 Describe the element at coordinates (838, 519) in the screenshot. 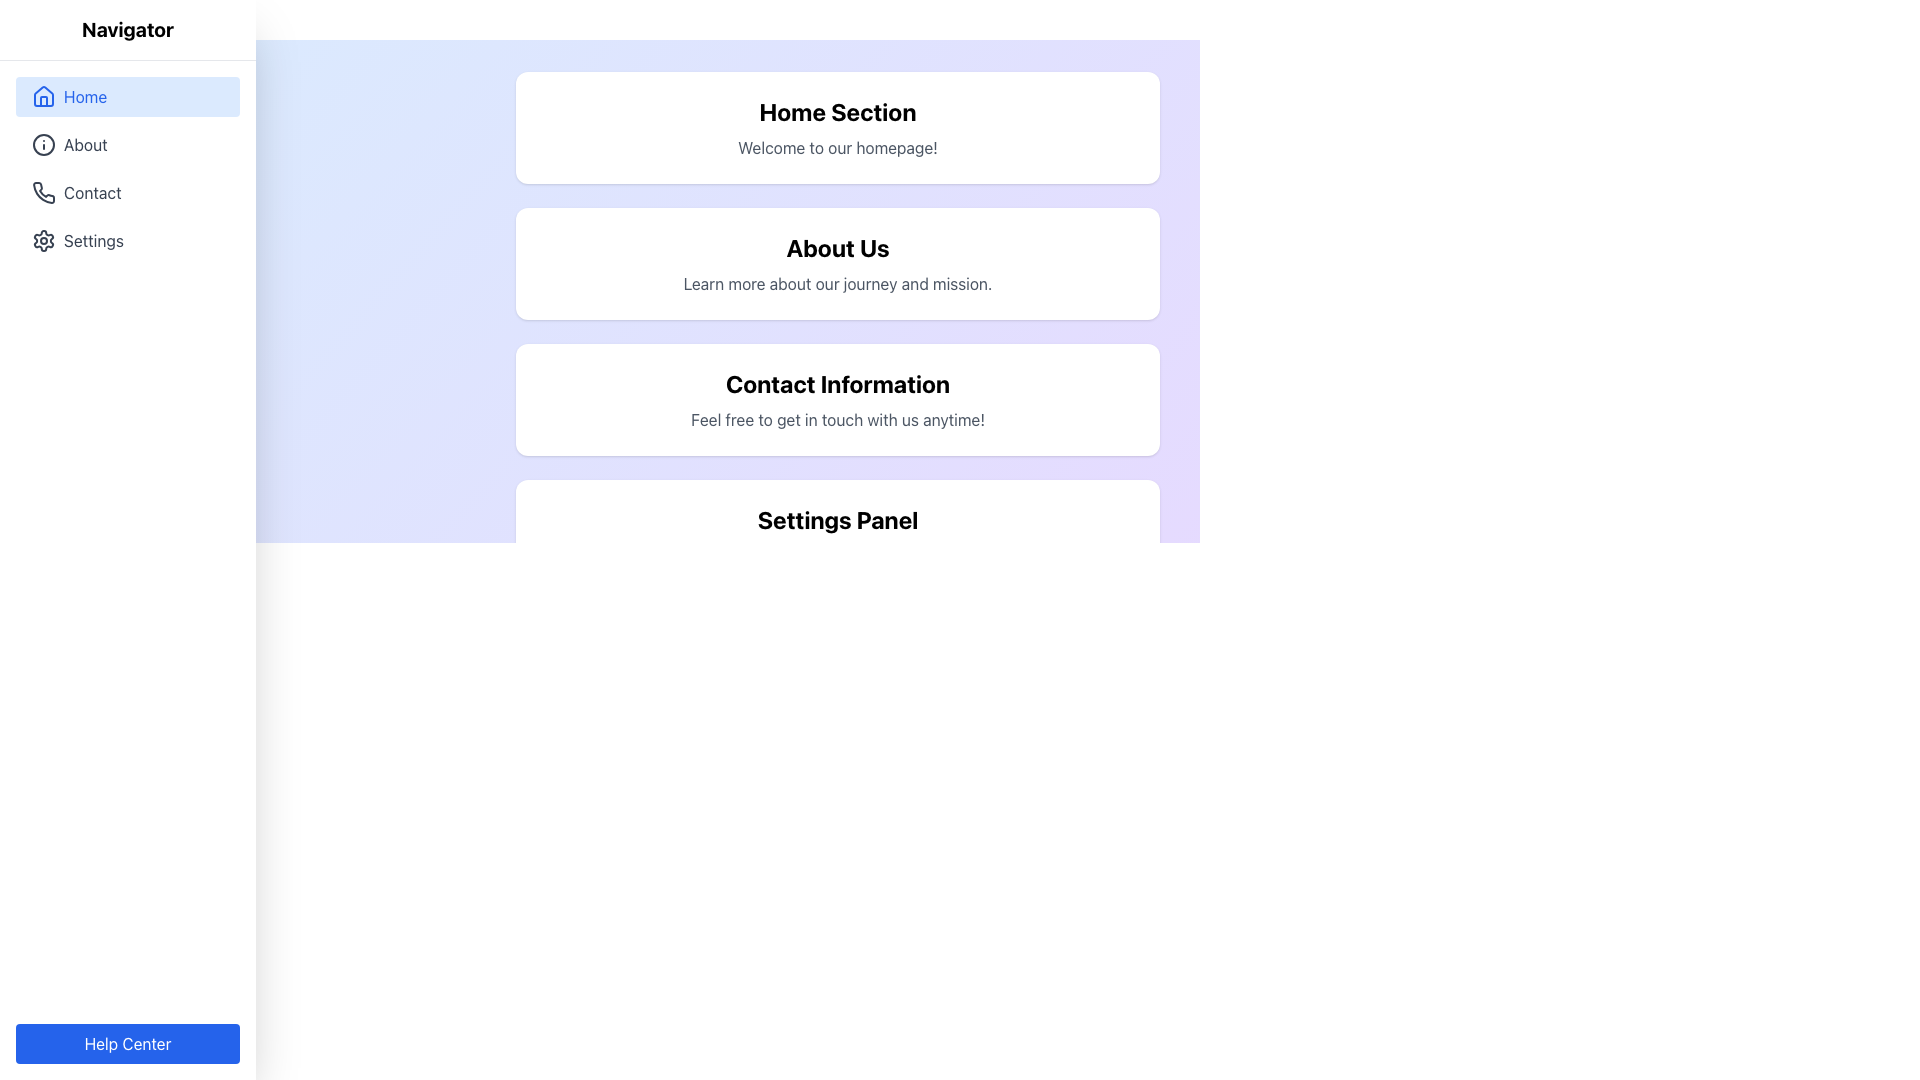

I see `the 'Settings Panel' heading text, which is displayed in large, bold text at the center of the 'Settings Panel' card` at that location.